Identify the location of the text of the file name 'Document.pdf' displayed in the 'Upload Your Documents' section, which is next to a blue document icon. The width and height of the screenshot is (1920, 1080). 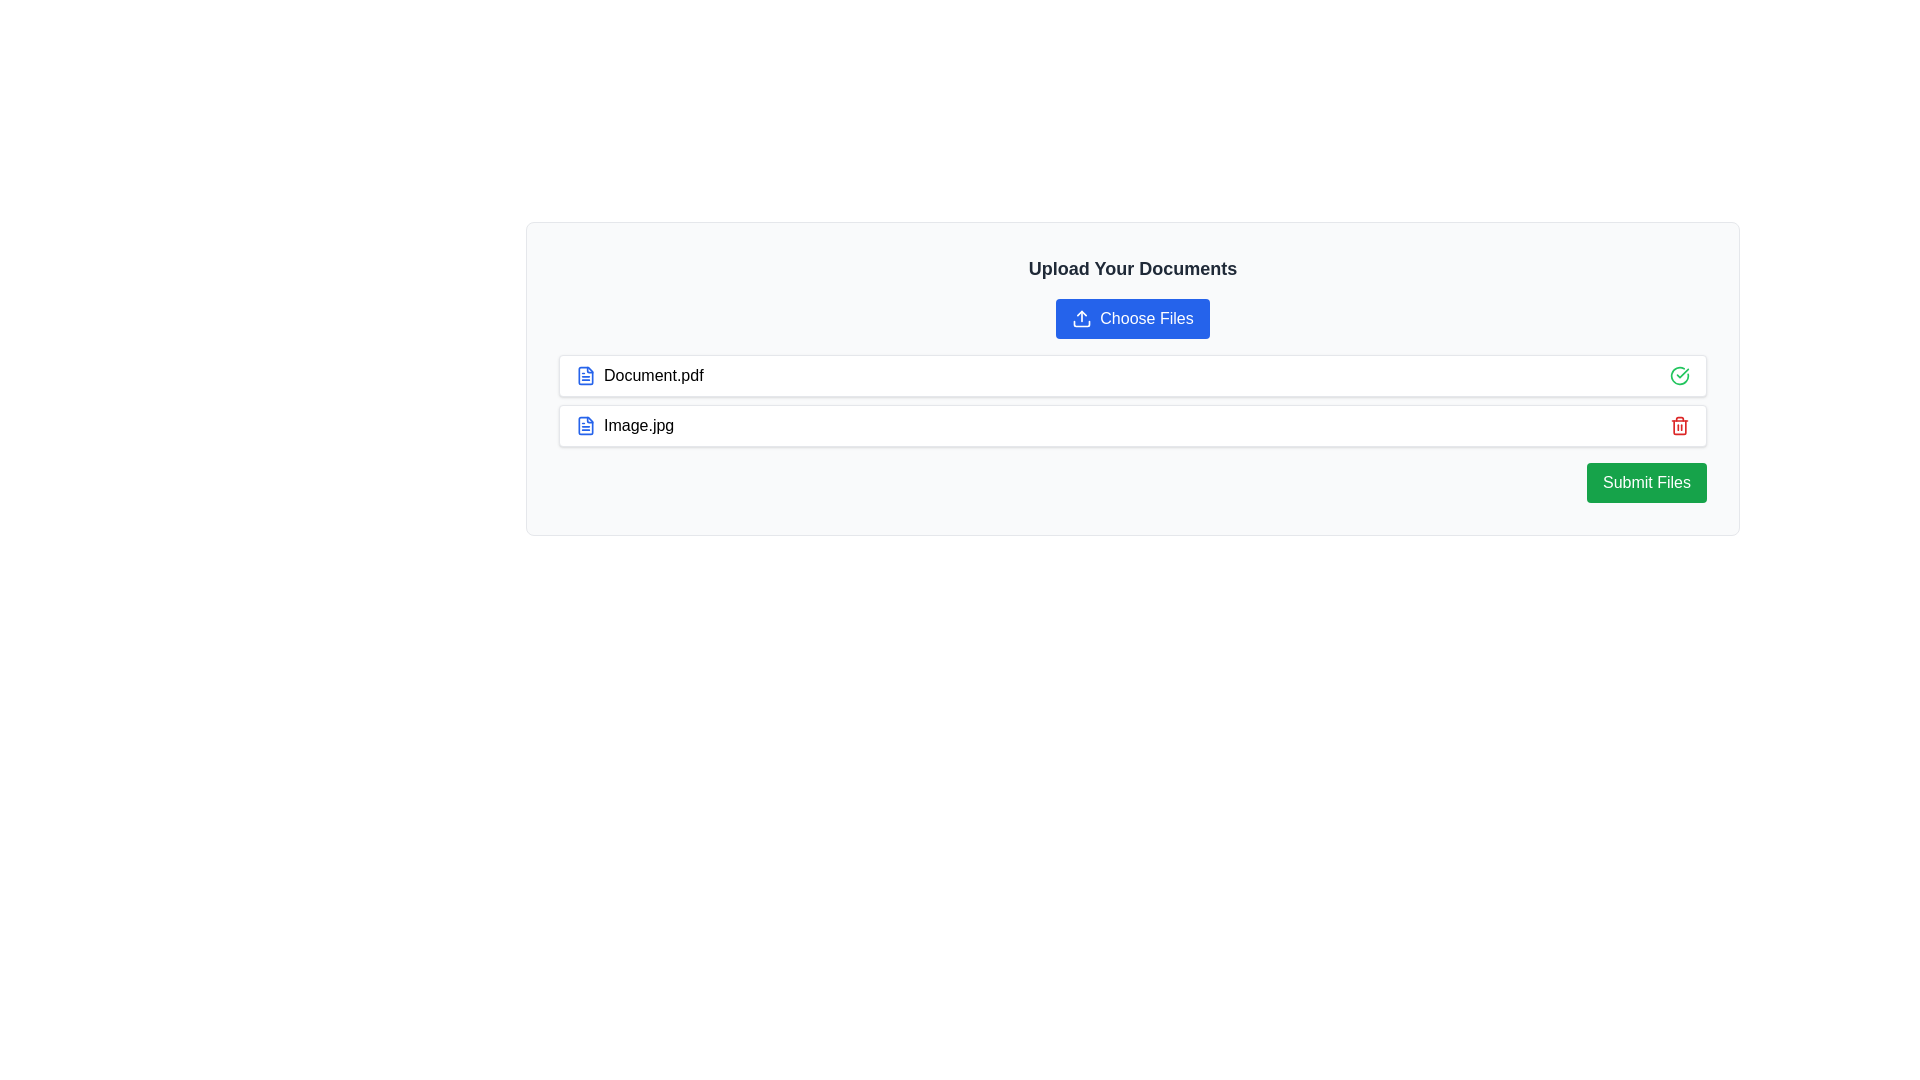
(653, 375).